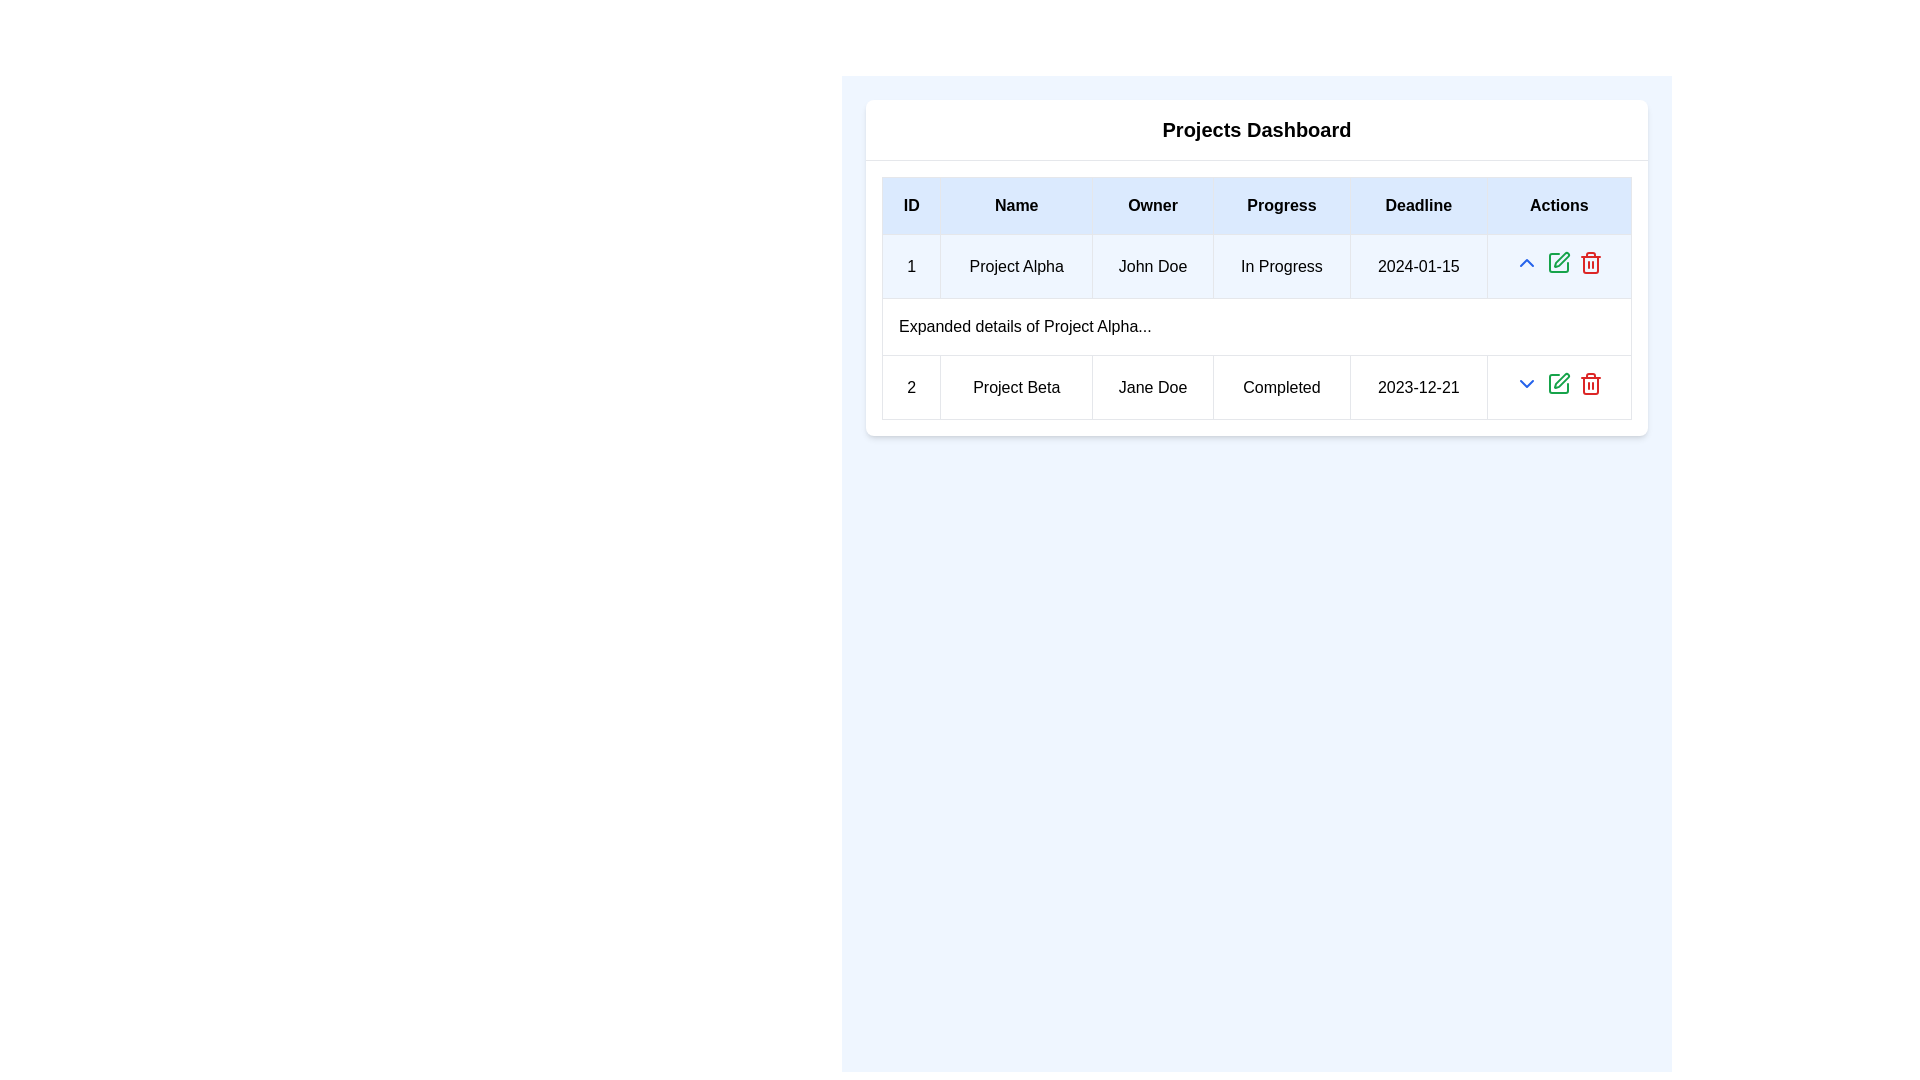 This screenshot has height=1080, width=1920. I want to click on the static text label displaying 'Jane Doe' located in the second row of the table under the 'Owner' column in the 'Projects Dashboard', so click(1153, 387).